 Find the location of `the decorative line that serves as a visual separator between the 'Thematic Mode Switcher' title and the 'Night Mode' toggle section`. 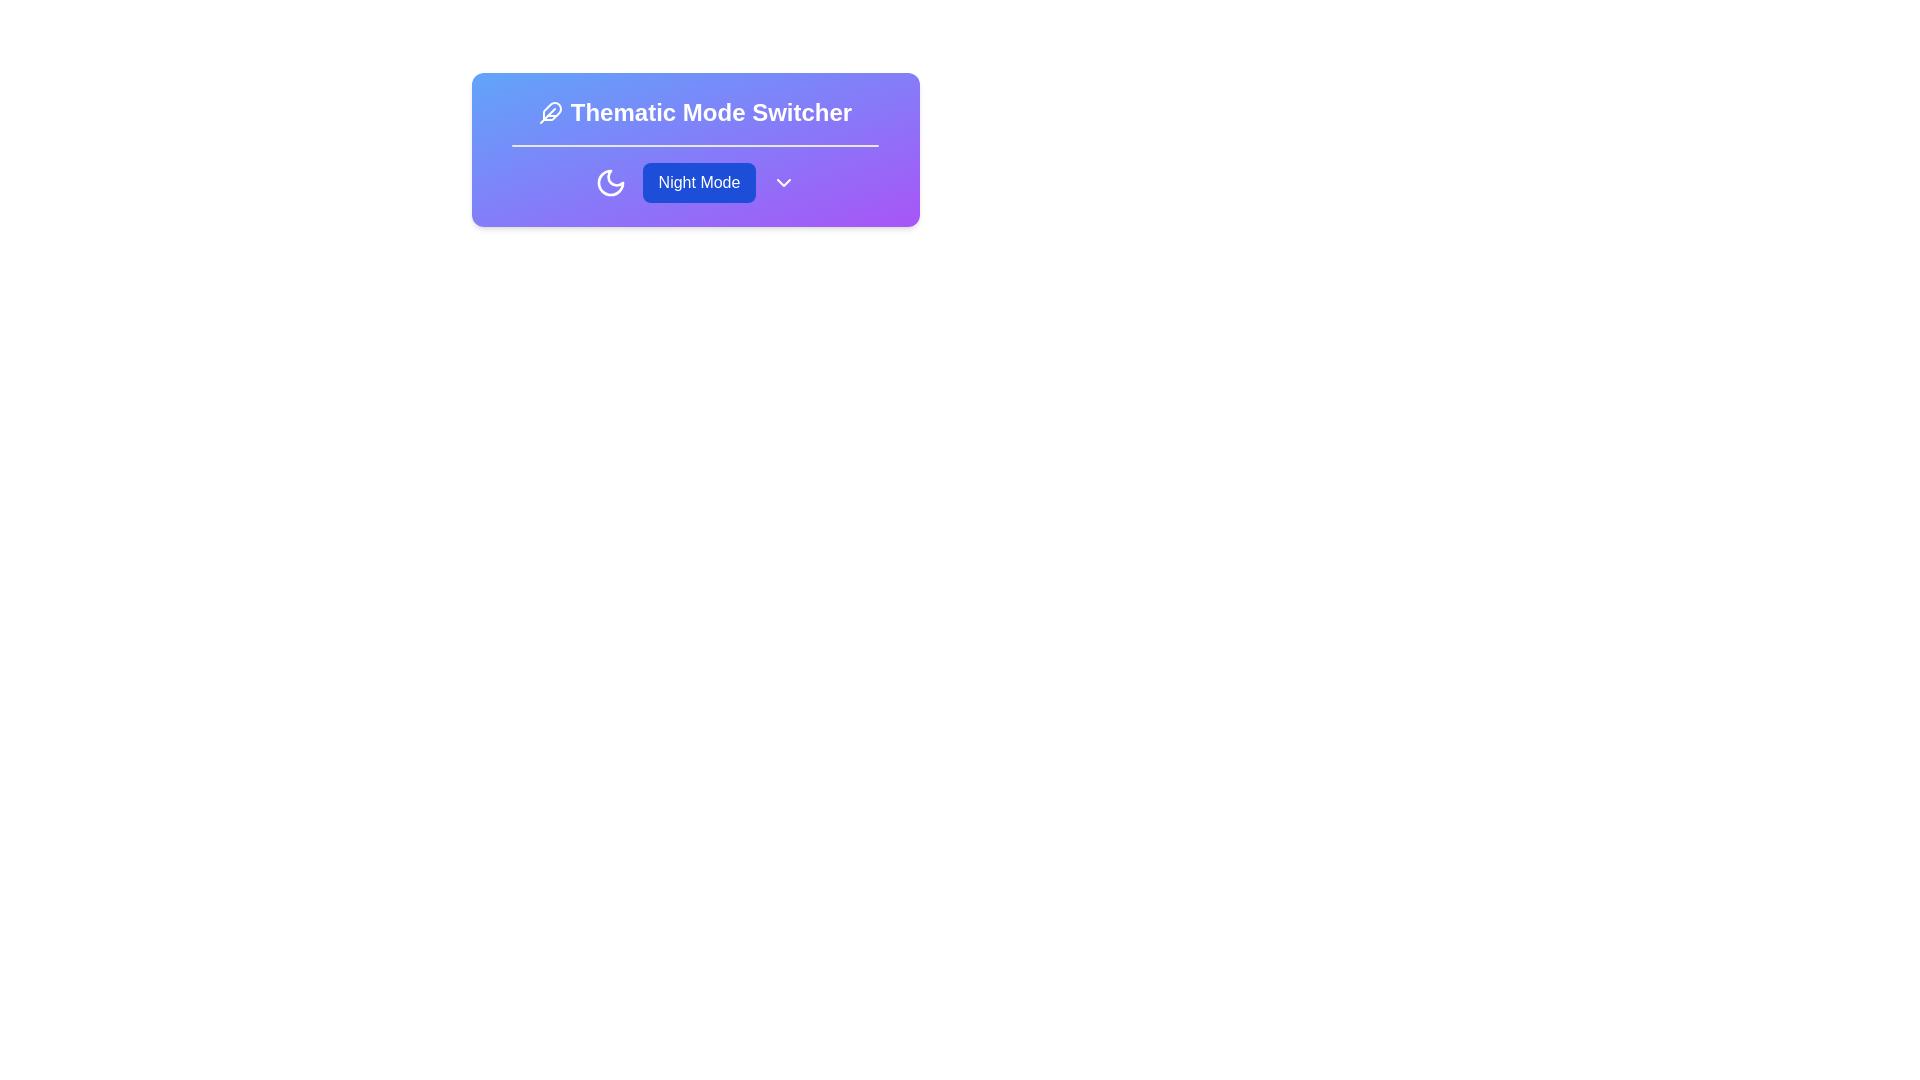

the decorative line that serves as a visual separator between the 'Thematic Mode Switcher' title and the 'Night Mode' toggle section is located at coordinates (695, 145).